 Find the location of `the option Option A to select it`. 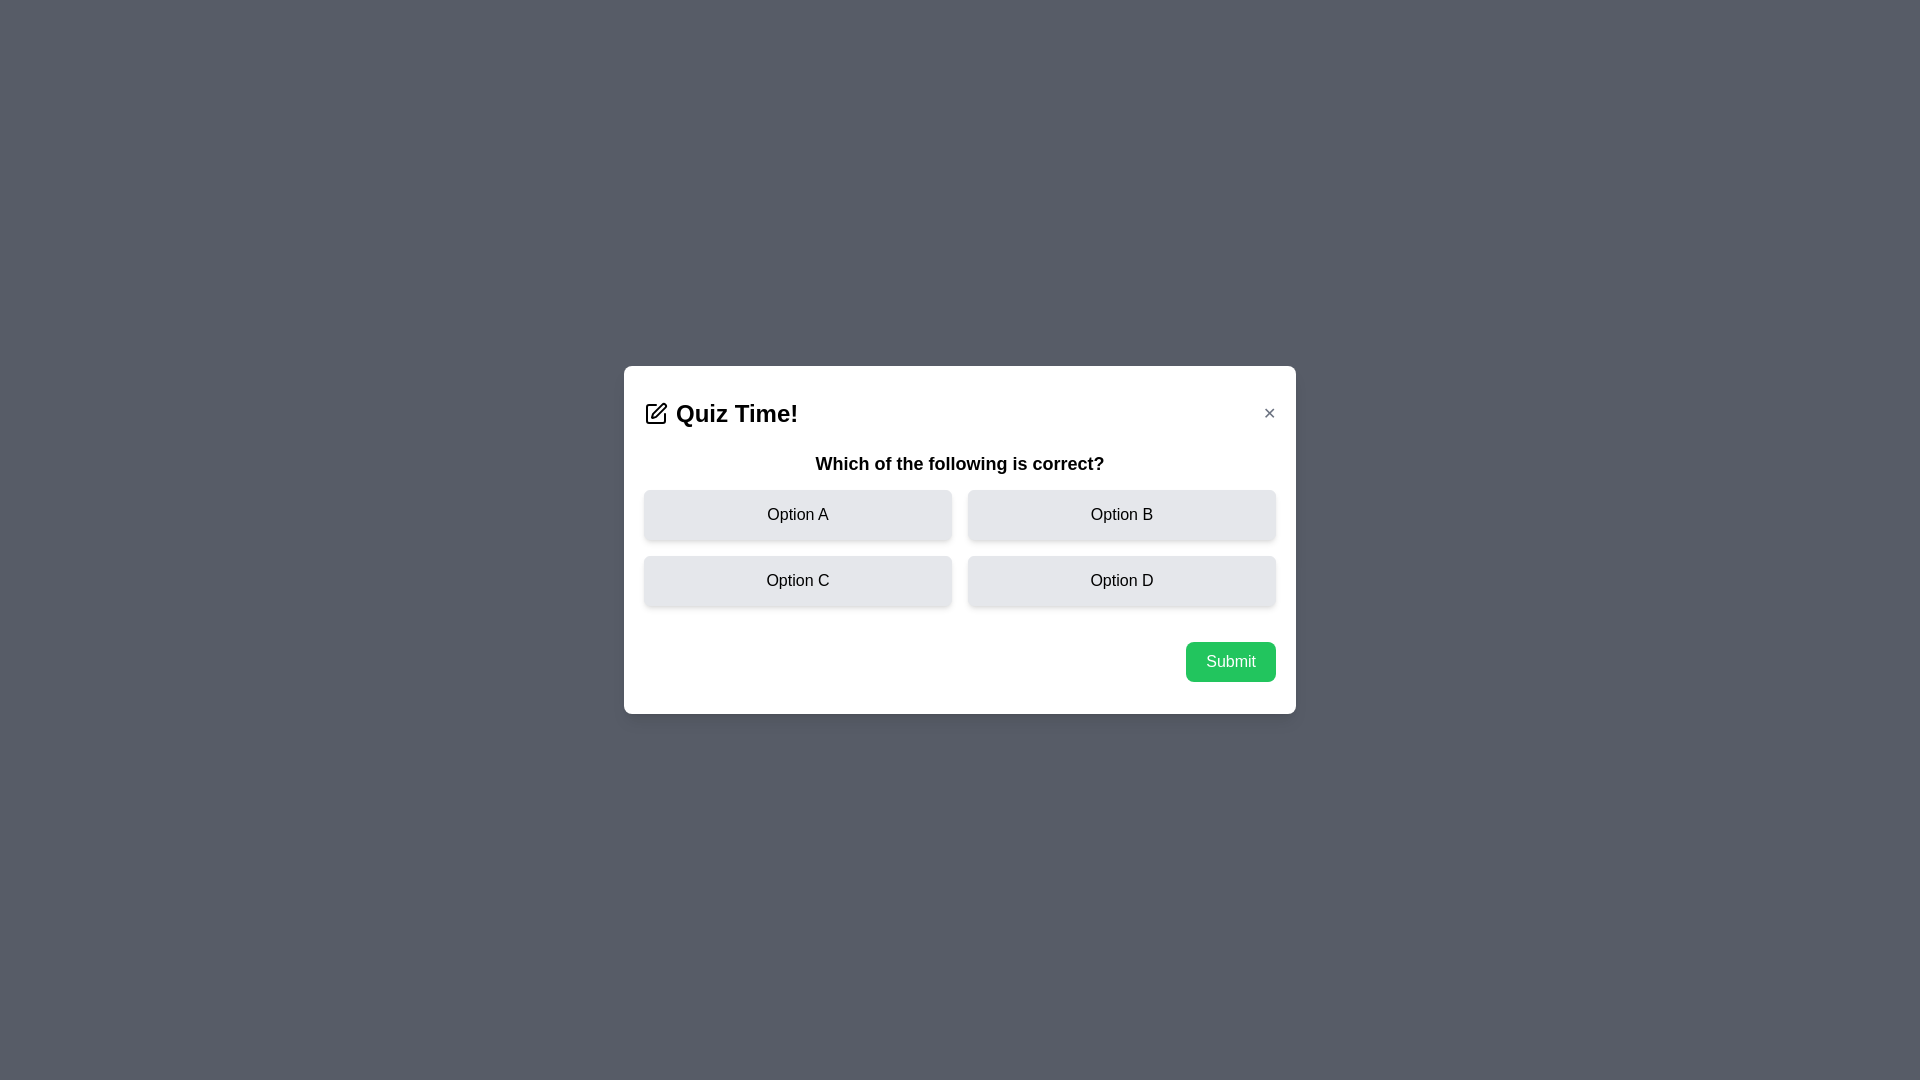

the option Option A to select it is located at coordinates (796, 514).